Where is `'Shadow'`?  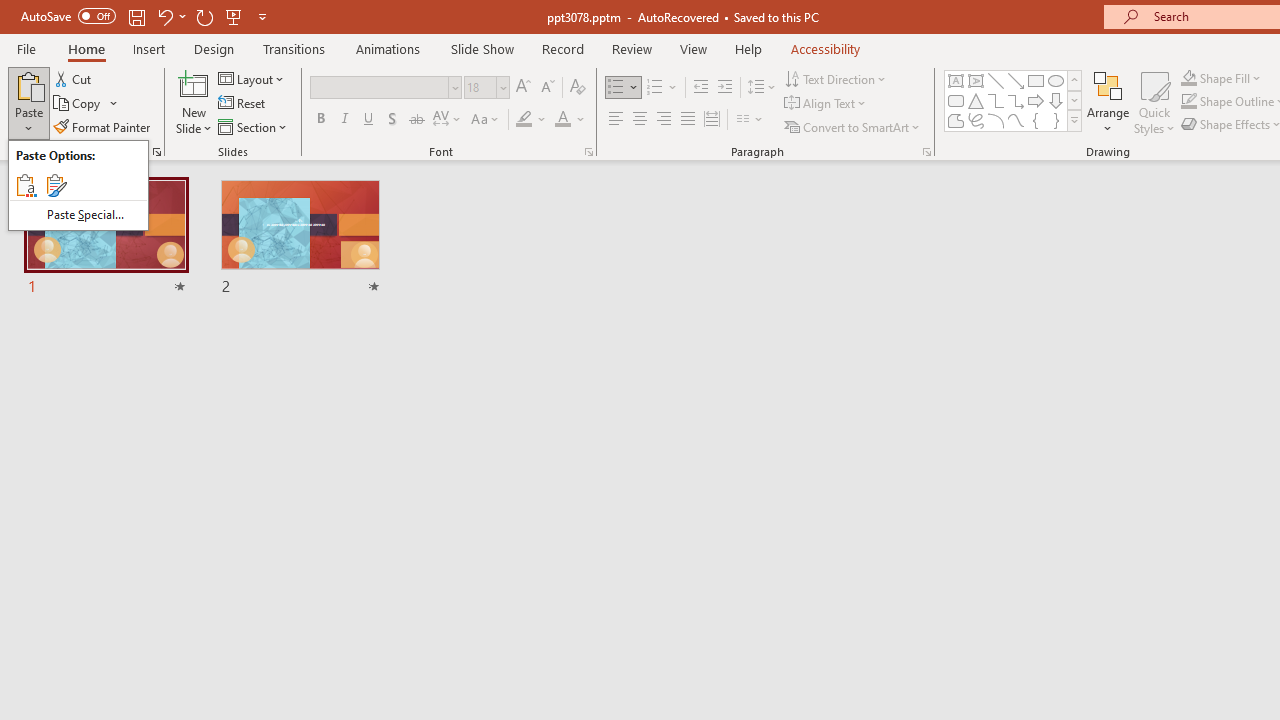
'Shadow' is located at coordinates (392, 119).